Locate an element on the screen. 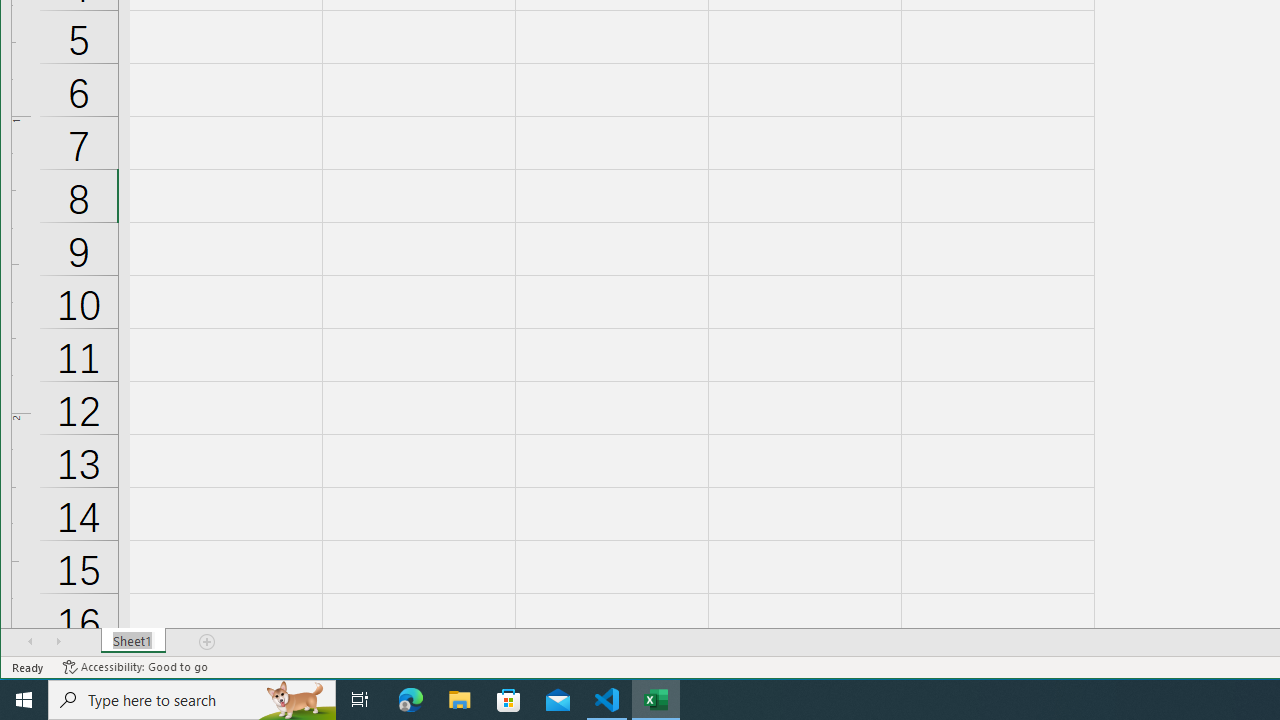 This screenshot has height=720, width=1280. 'Microsoft Edge' is located at coordinates (410, 698).